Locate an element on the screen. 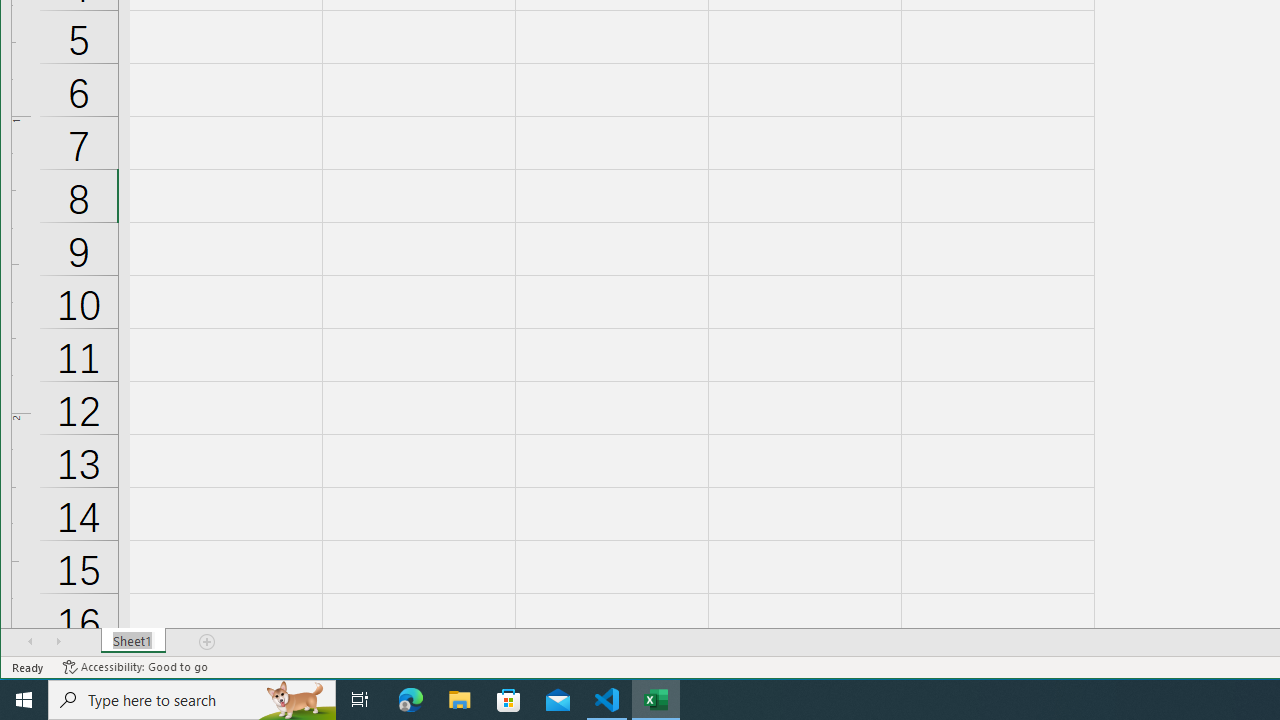 This screenshot has height=720, width=1280. 'Microsoft Edge' is located at coordinates (410, 698).